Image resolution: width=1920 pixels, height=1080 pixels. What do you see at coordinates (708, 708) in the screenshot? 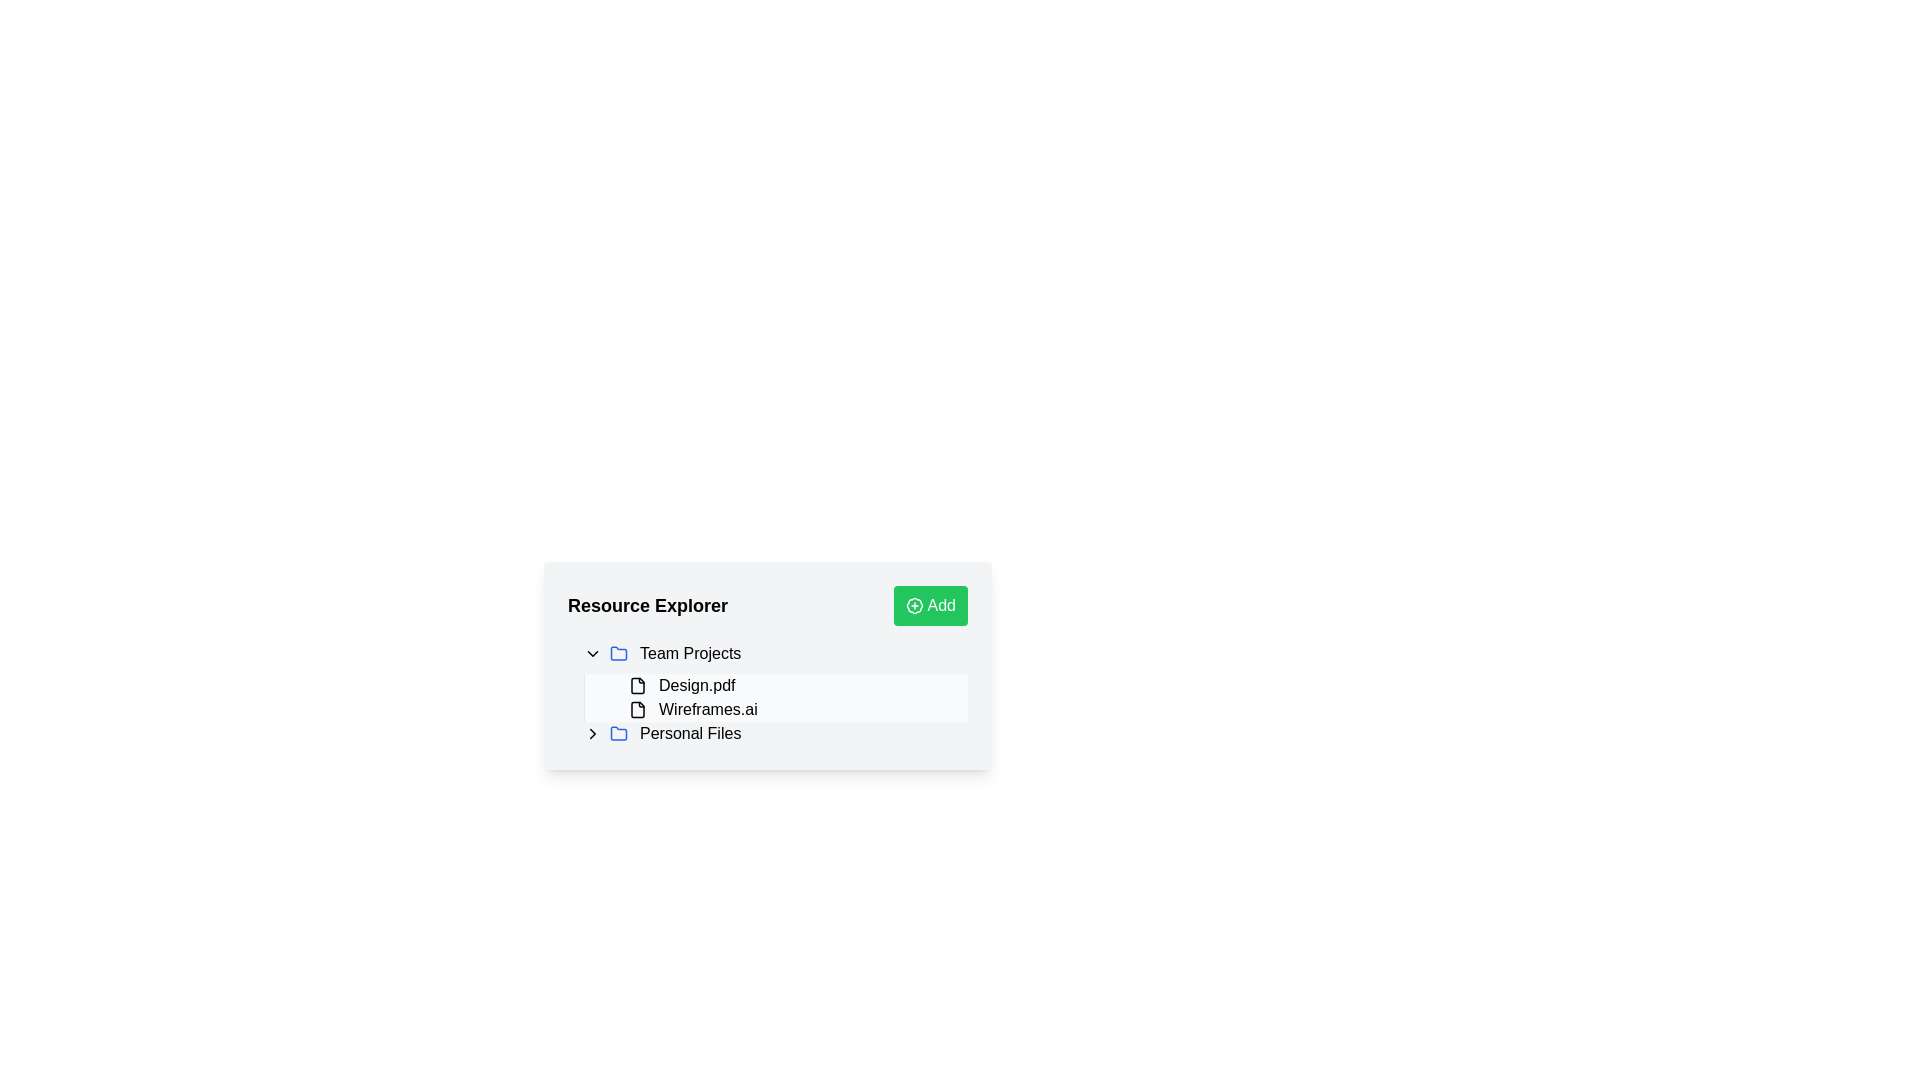
I see `the label that serves as a descriptor for the associated file item, located to the right of the file icon in the file explorer interface` at bounding box center [708, 708].